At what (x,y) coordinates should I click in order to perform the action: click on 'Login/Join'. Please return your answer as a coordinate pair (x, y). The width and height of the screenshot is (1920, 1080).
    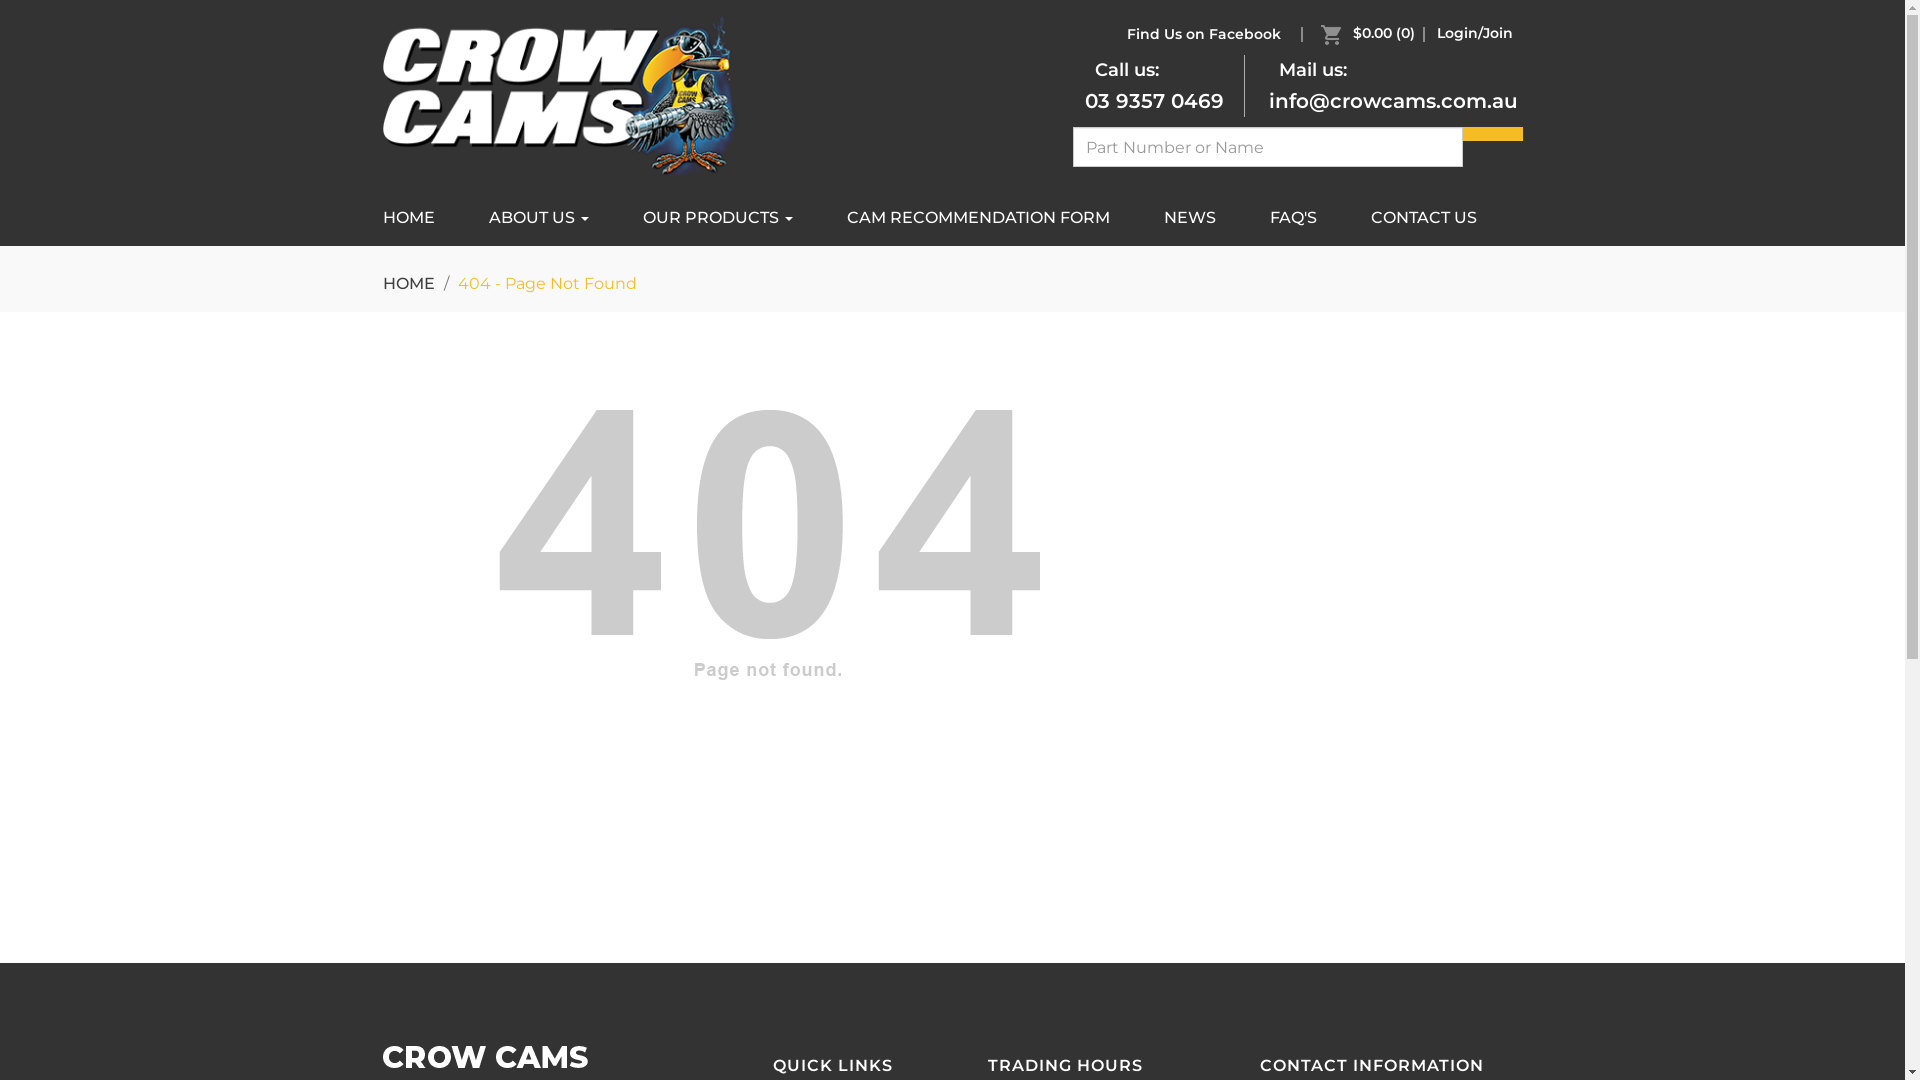
    Looking at the image, I should click on (1473, 33).